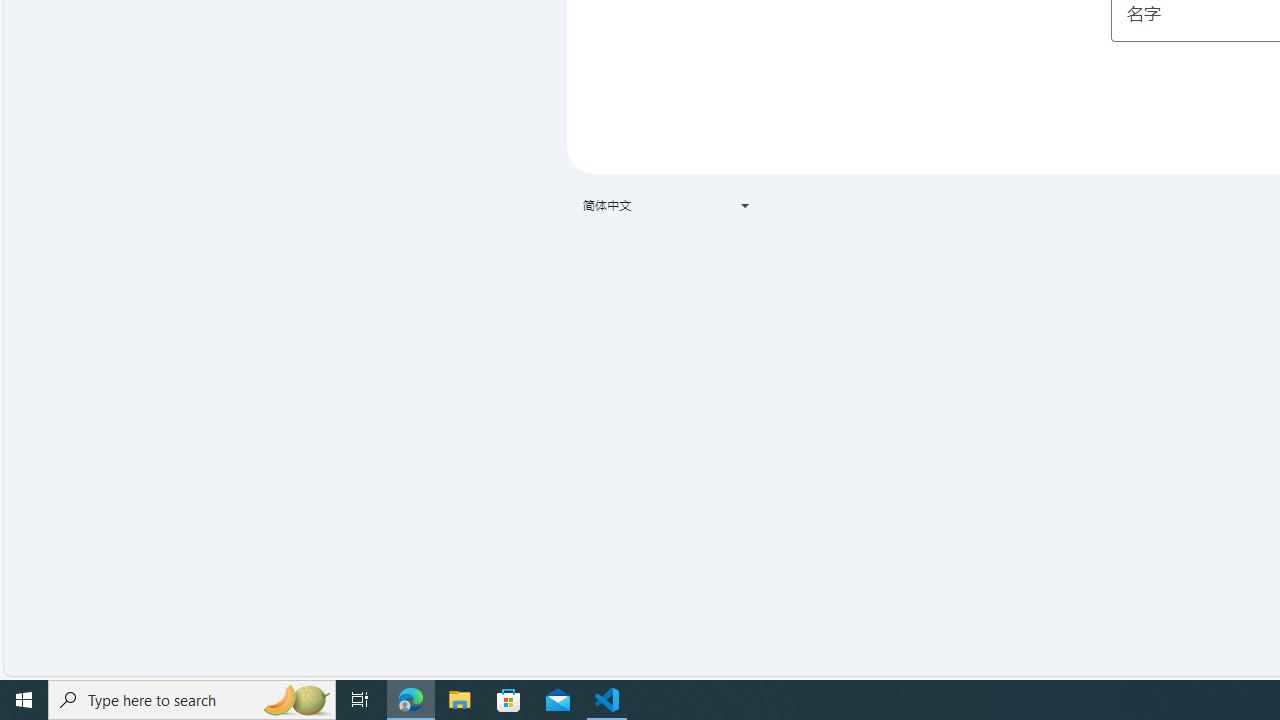  What do you see at coordinates (743, 205) in the screenshot?
I see `'Class: VfPpkd-t08AT-Bz112c-Bd00G'` at bounding box center [743, 205].